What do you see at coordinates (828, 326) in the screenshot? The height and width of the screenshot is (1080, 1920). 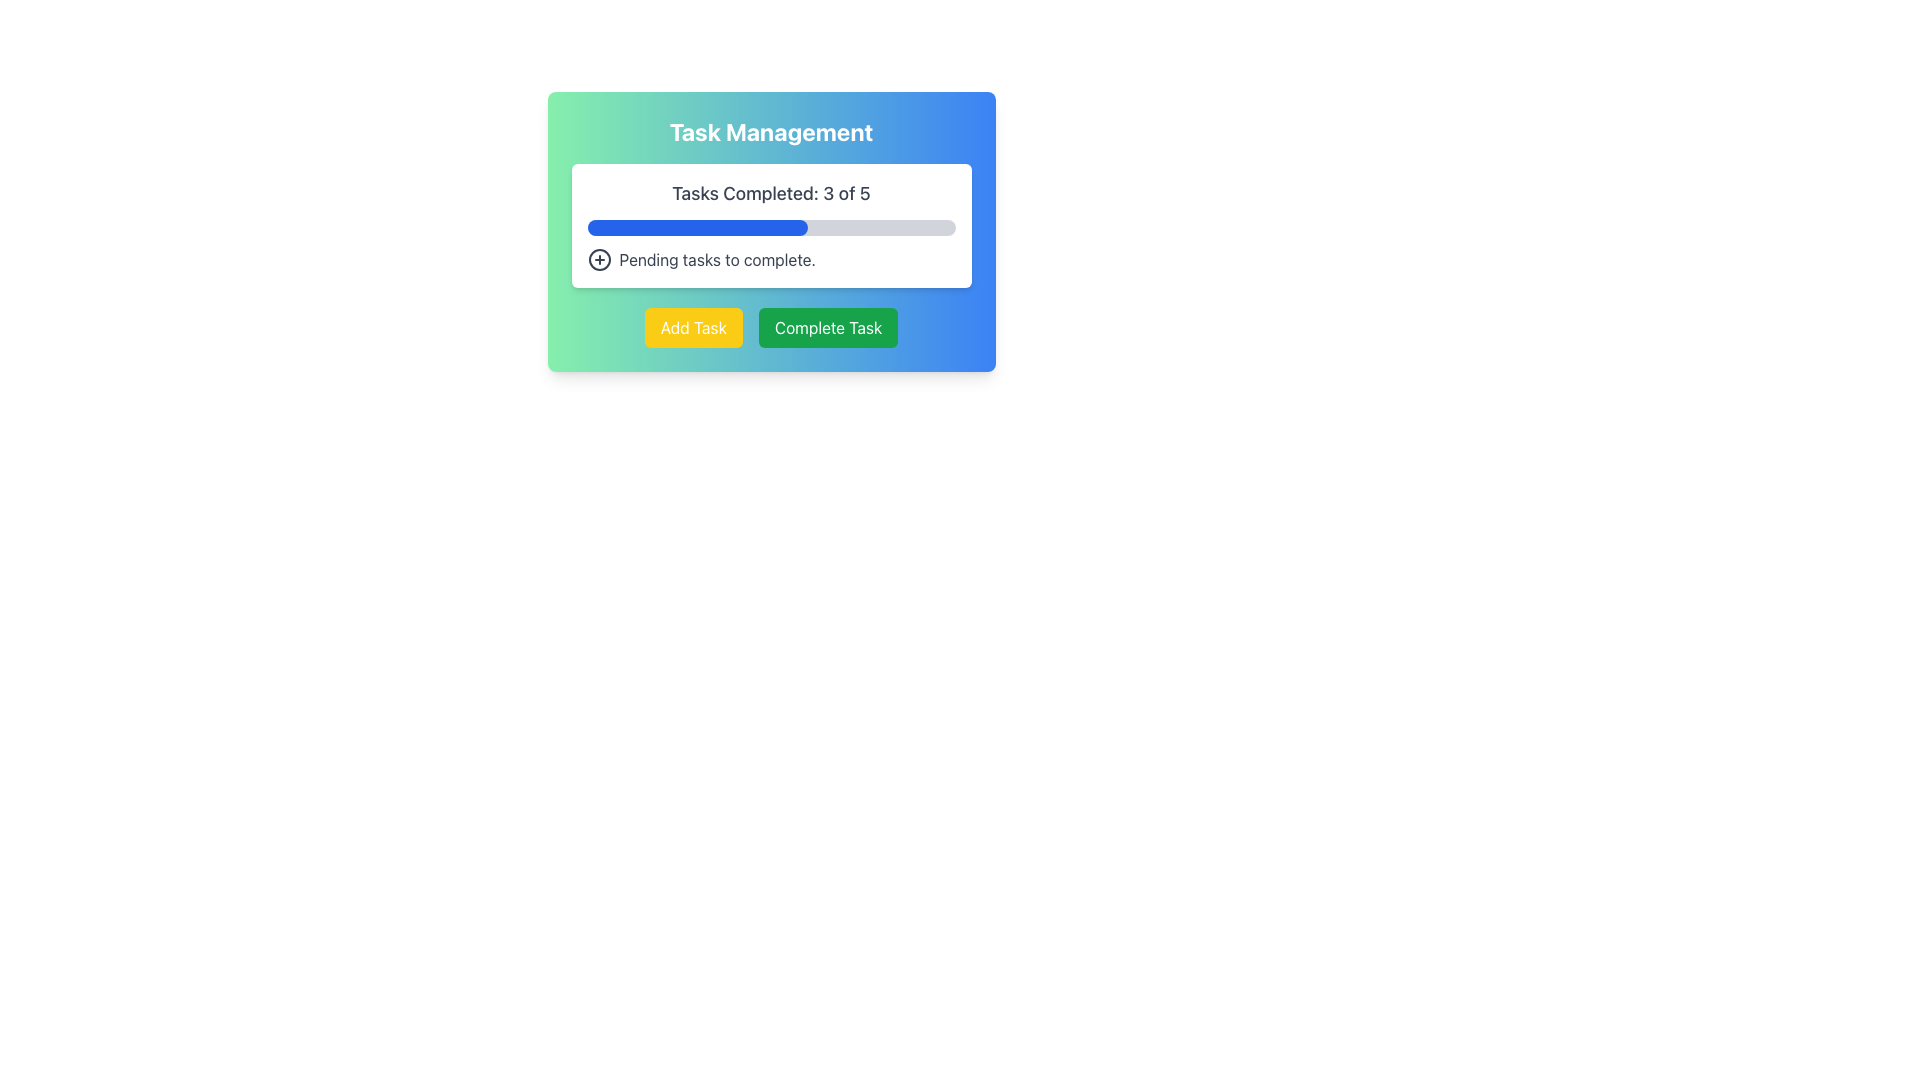 I see `the green 'Complete Task' button with rounded corners` at bounding box center [828, 326].